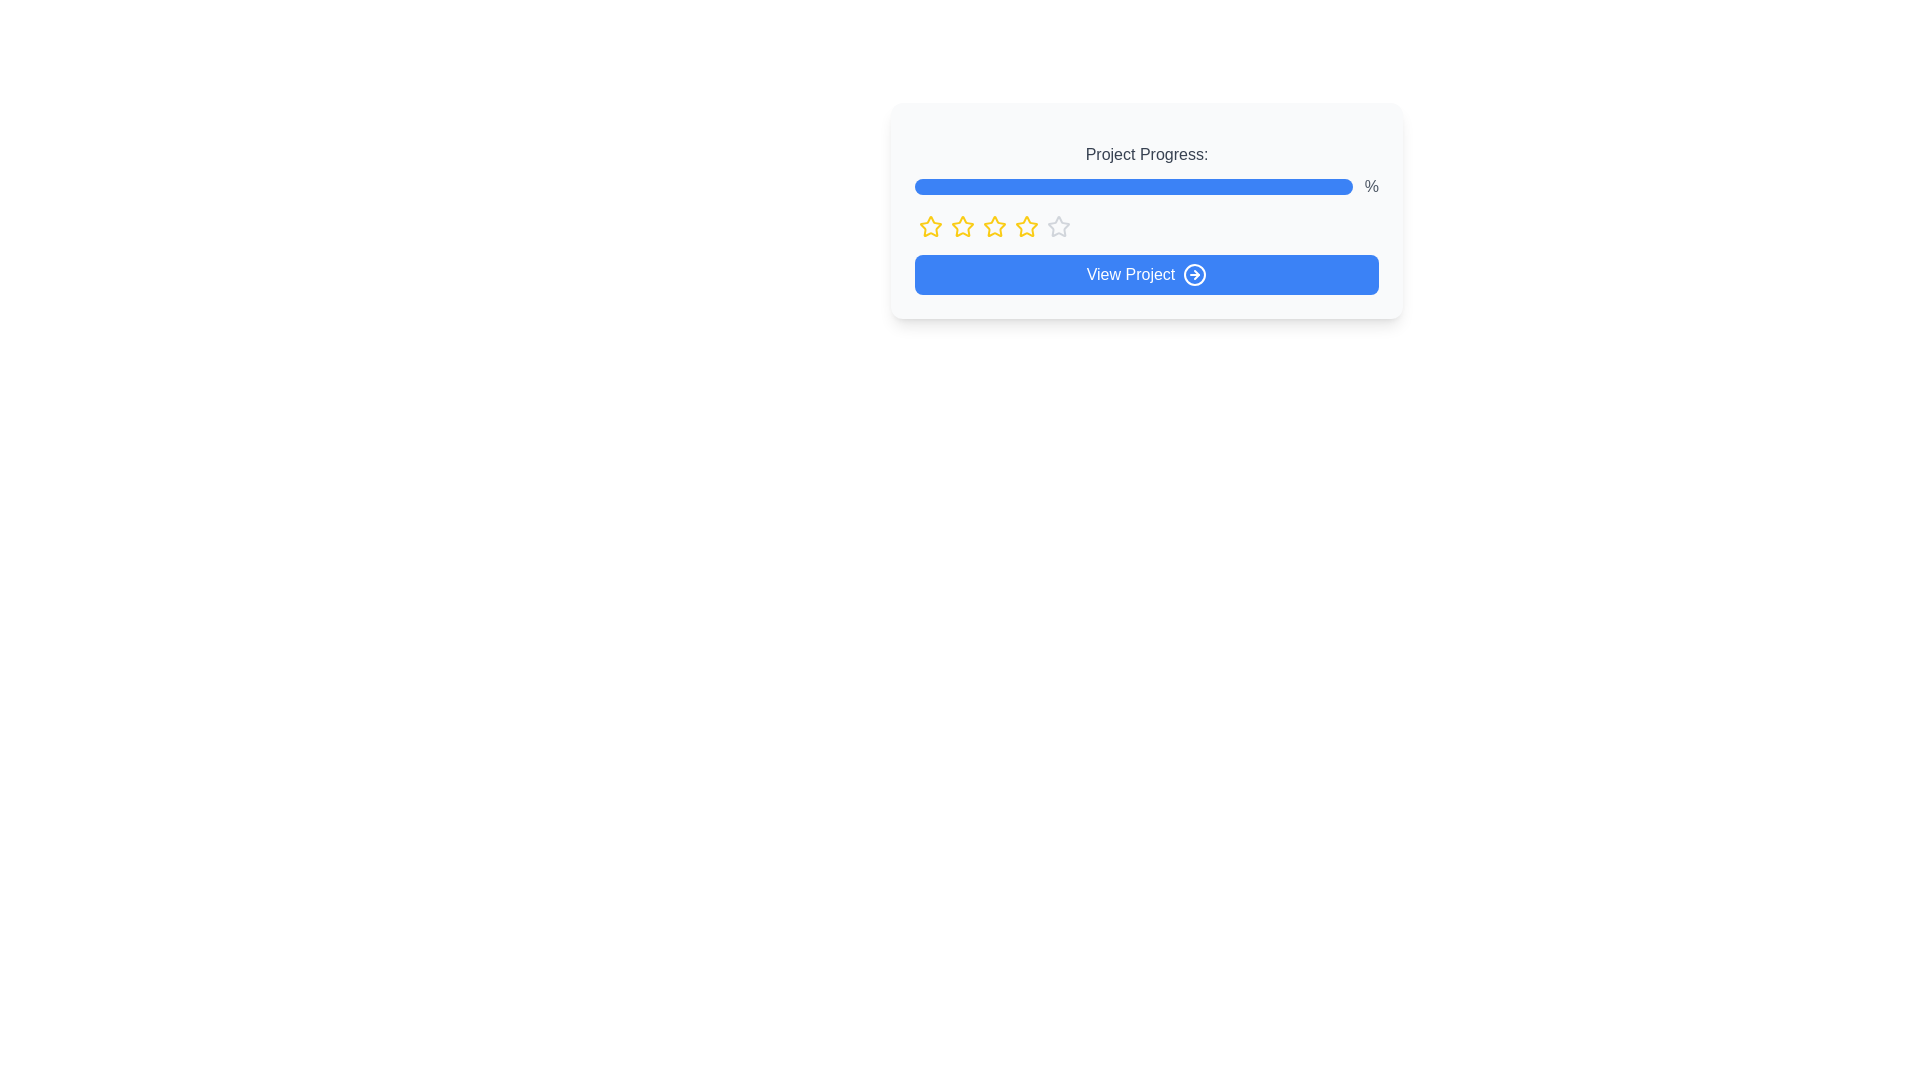  Describe the element at coordinates (1147, 153) in the screenshot. I see `the bold text label reading 'Project Progress:' styled in gray, located near the top of the content card, immediately below the title area and above the progress bar` at that location.